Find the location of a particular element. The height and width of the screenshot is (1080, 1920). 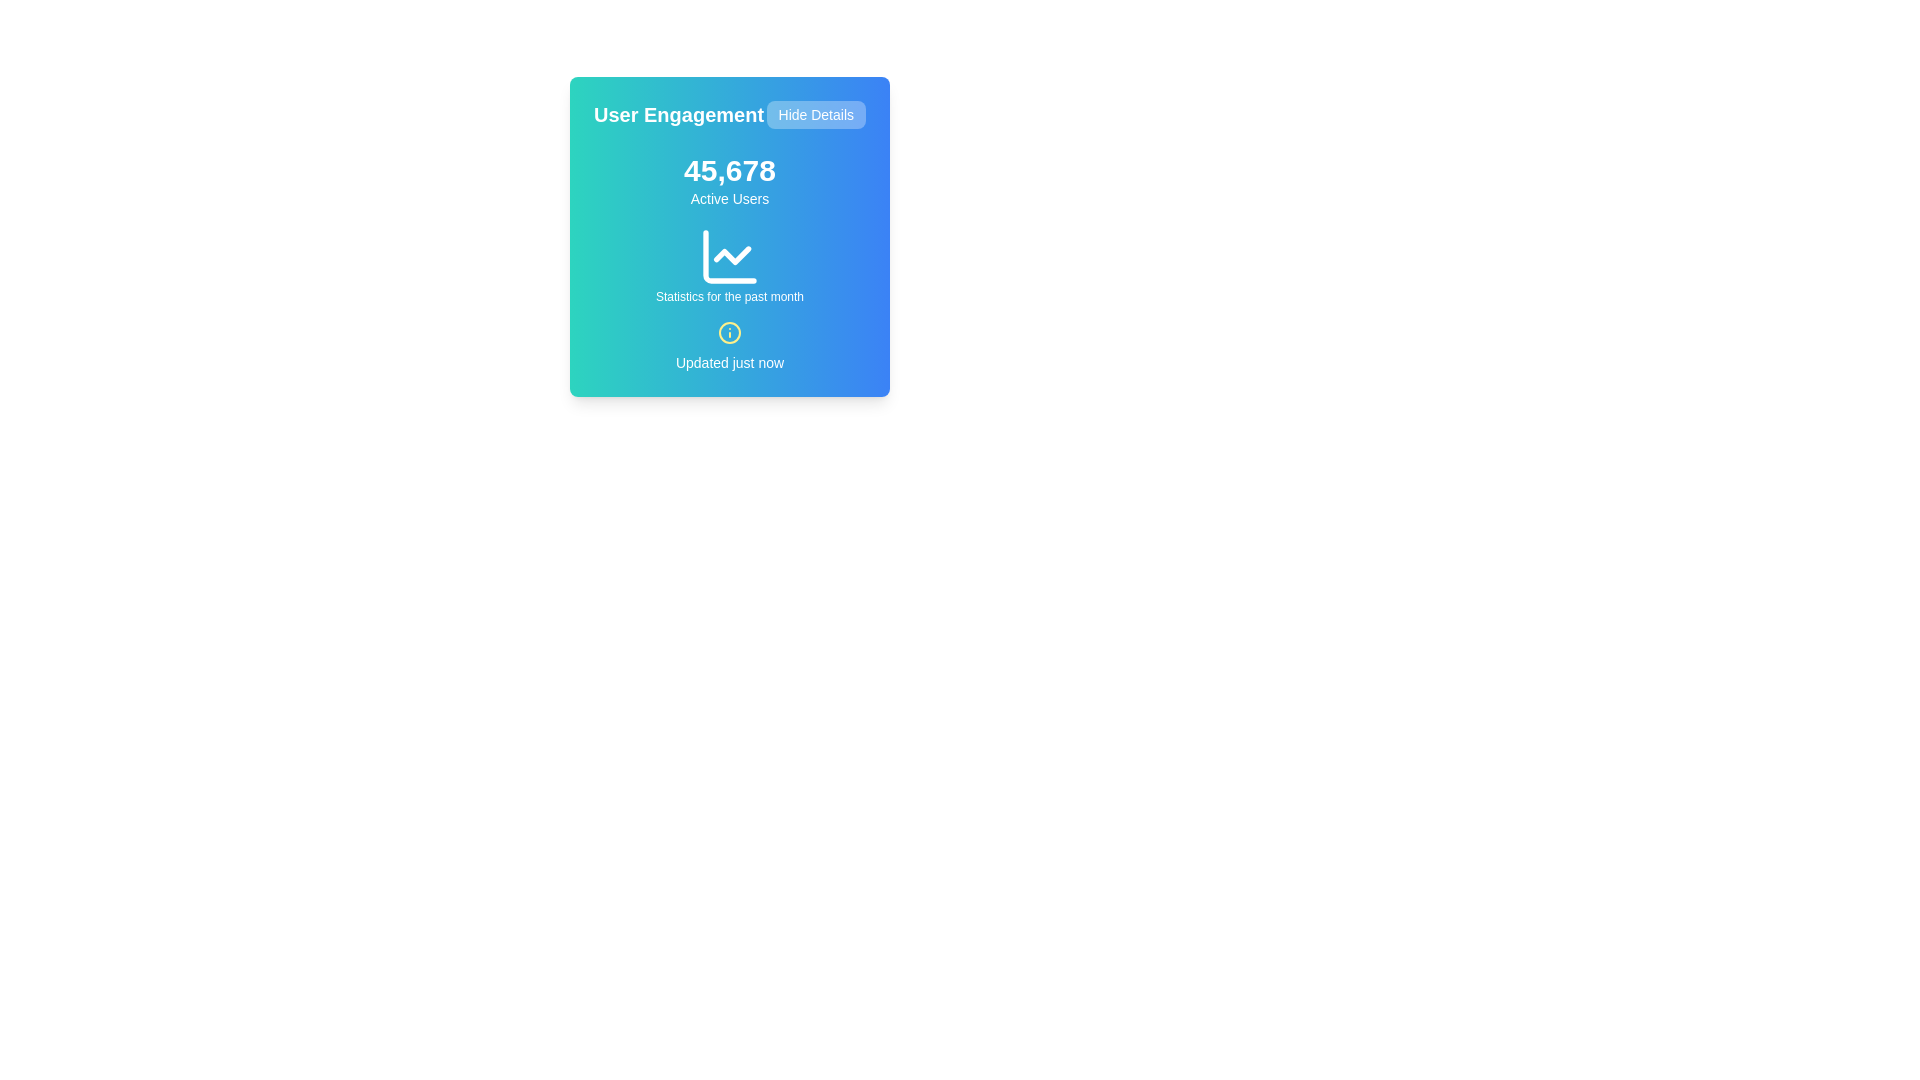

text label displaying 'Updated just now', which is positioned at the bottom center of a card with a gradient blue background is located at coordinates (728, 362).